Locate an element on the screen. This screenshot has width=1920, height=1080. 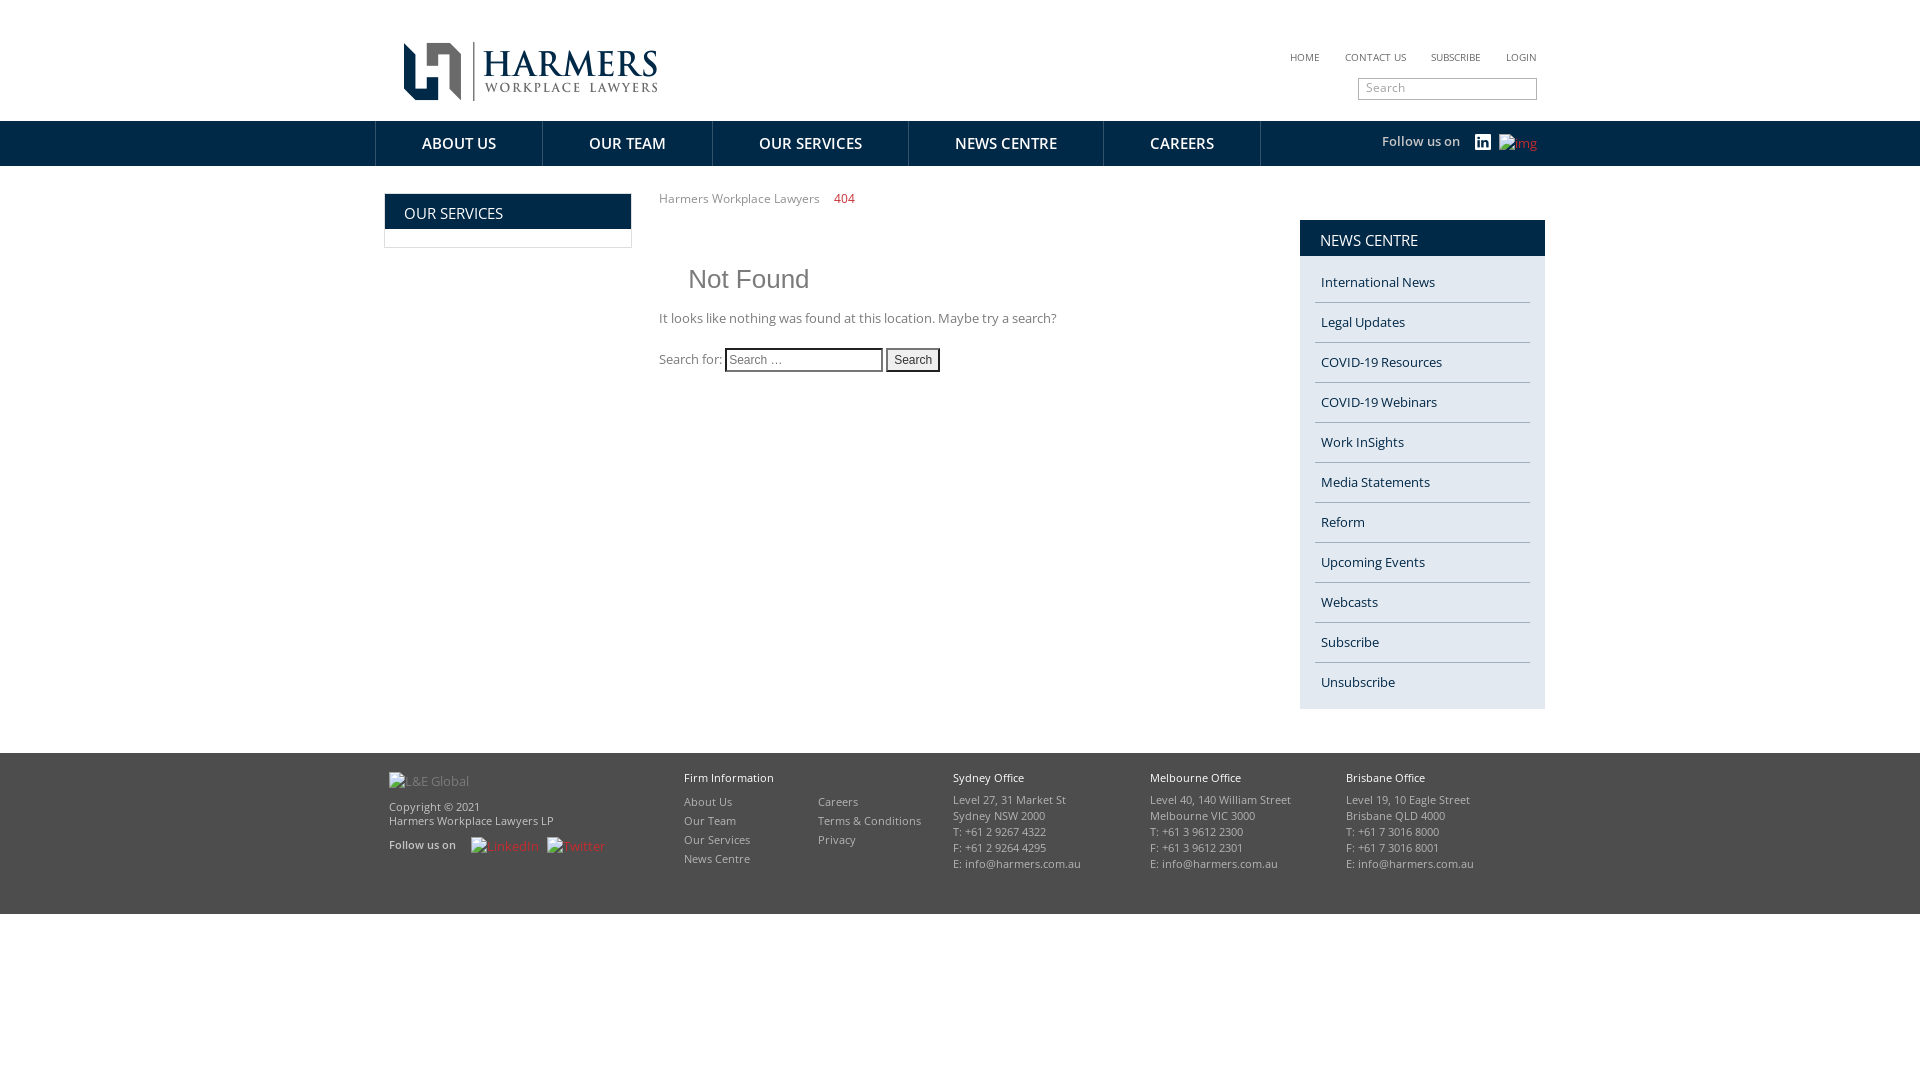
'SUBSCRIBE' is located at coordinates (1455, 56).